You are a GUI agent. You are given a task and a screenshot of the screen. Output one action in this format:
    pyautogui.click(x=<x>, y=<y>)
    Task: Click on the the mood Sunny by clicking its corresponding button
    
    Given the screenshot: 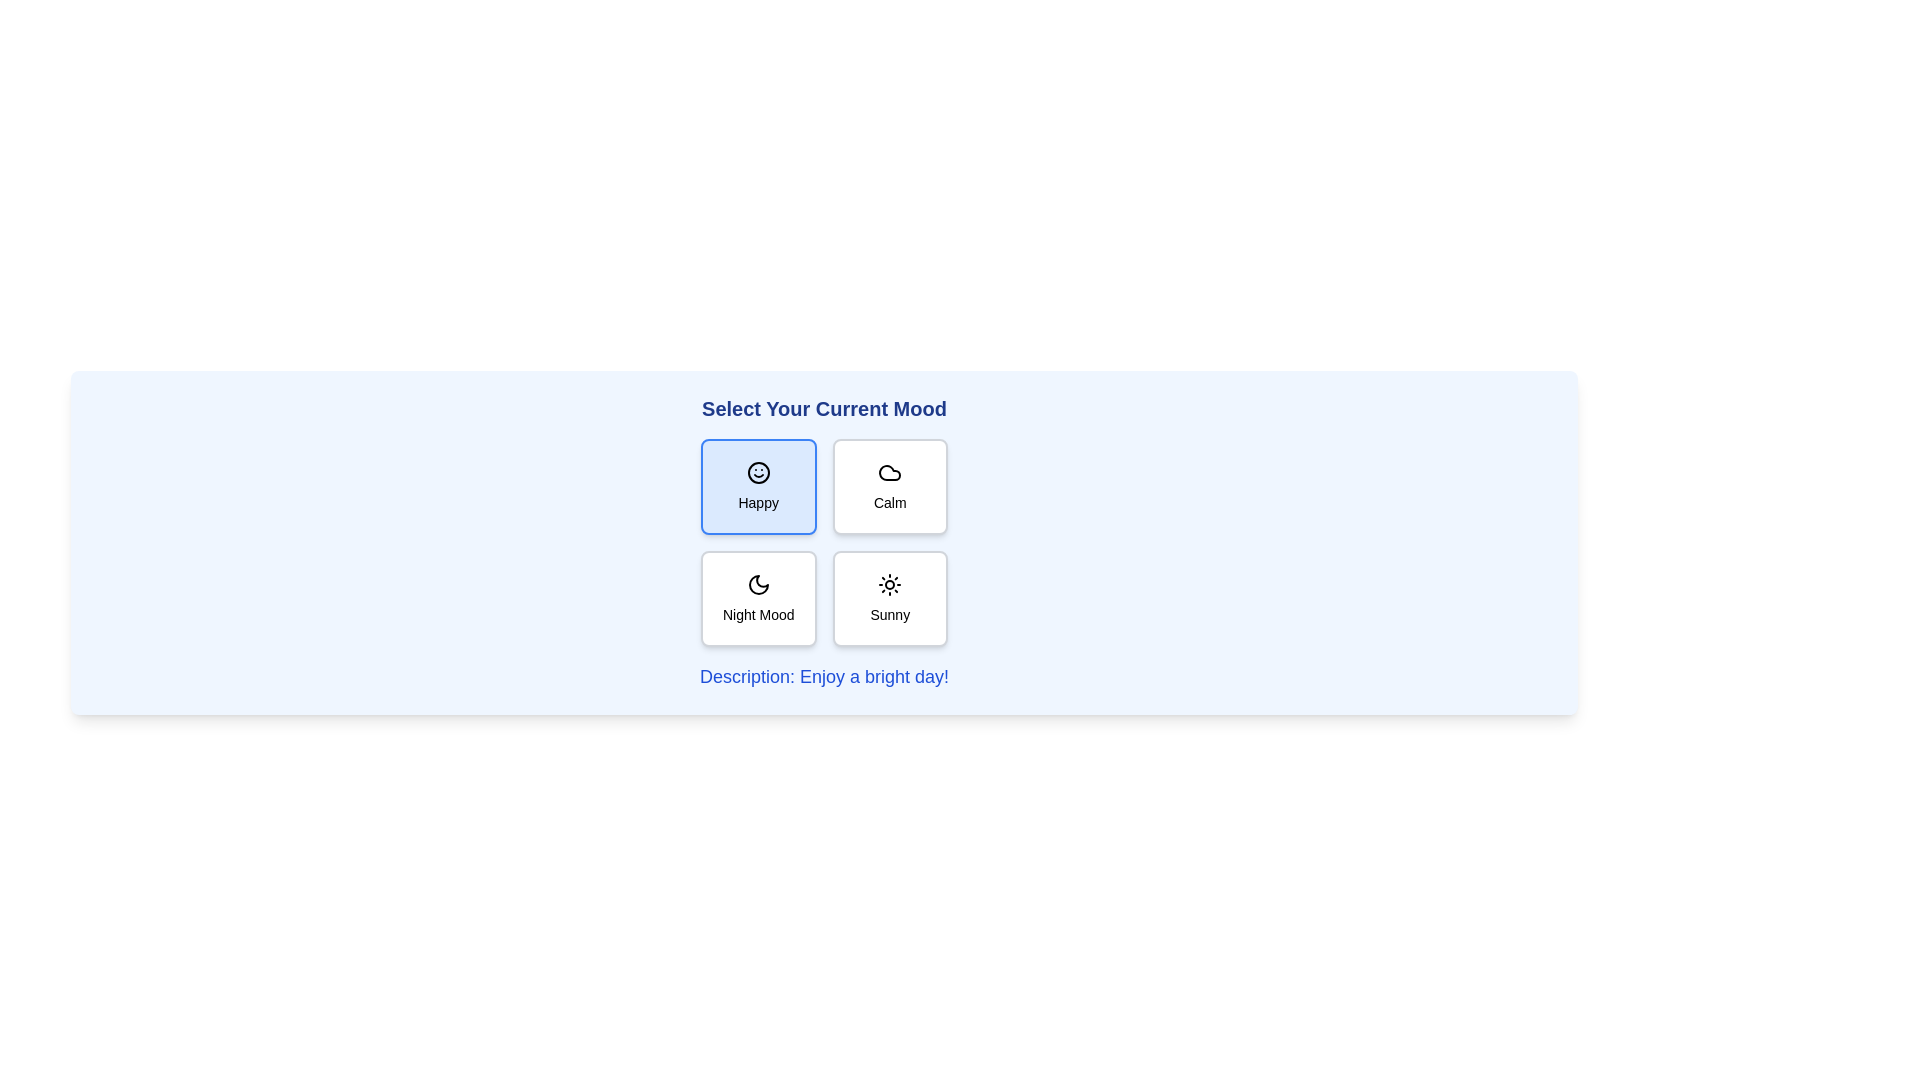 What is the action you would take?
    pyautogui.click(x=889, y=597)
    